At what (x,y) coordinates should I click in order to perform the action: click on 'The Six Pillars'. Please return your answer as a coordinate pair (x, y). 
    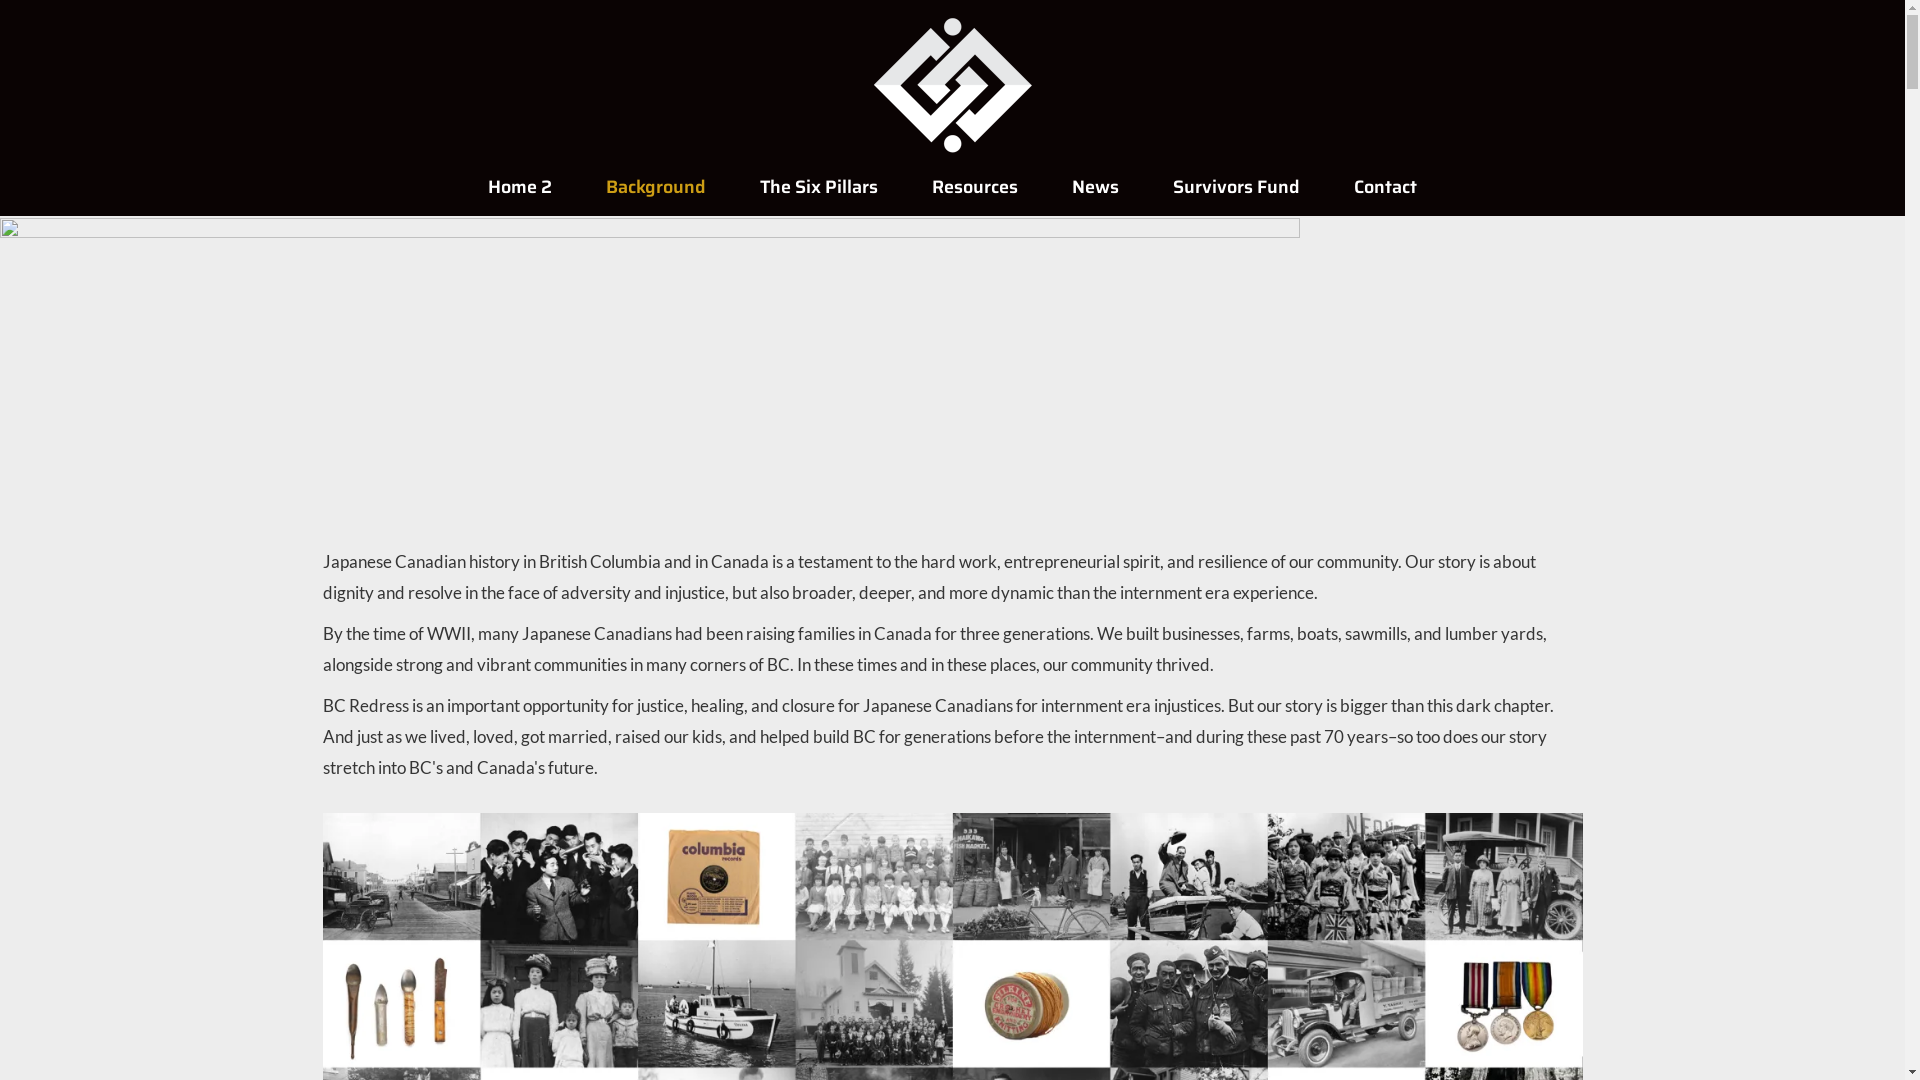
    Looking at the image, I should click on (819, 186).